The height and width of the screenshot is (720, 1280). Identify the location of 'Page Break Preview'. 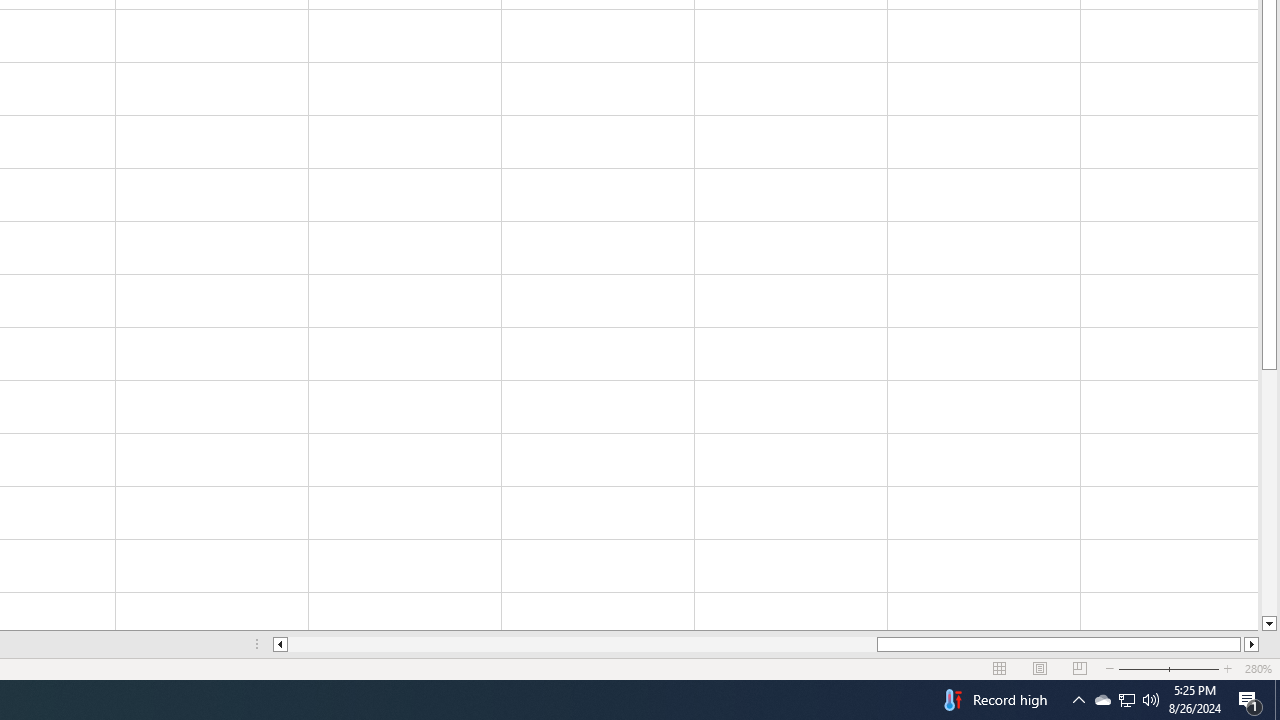
(1078, 669).